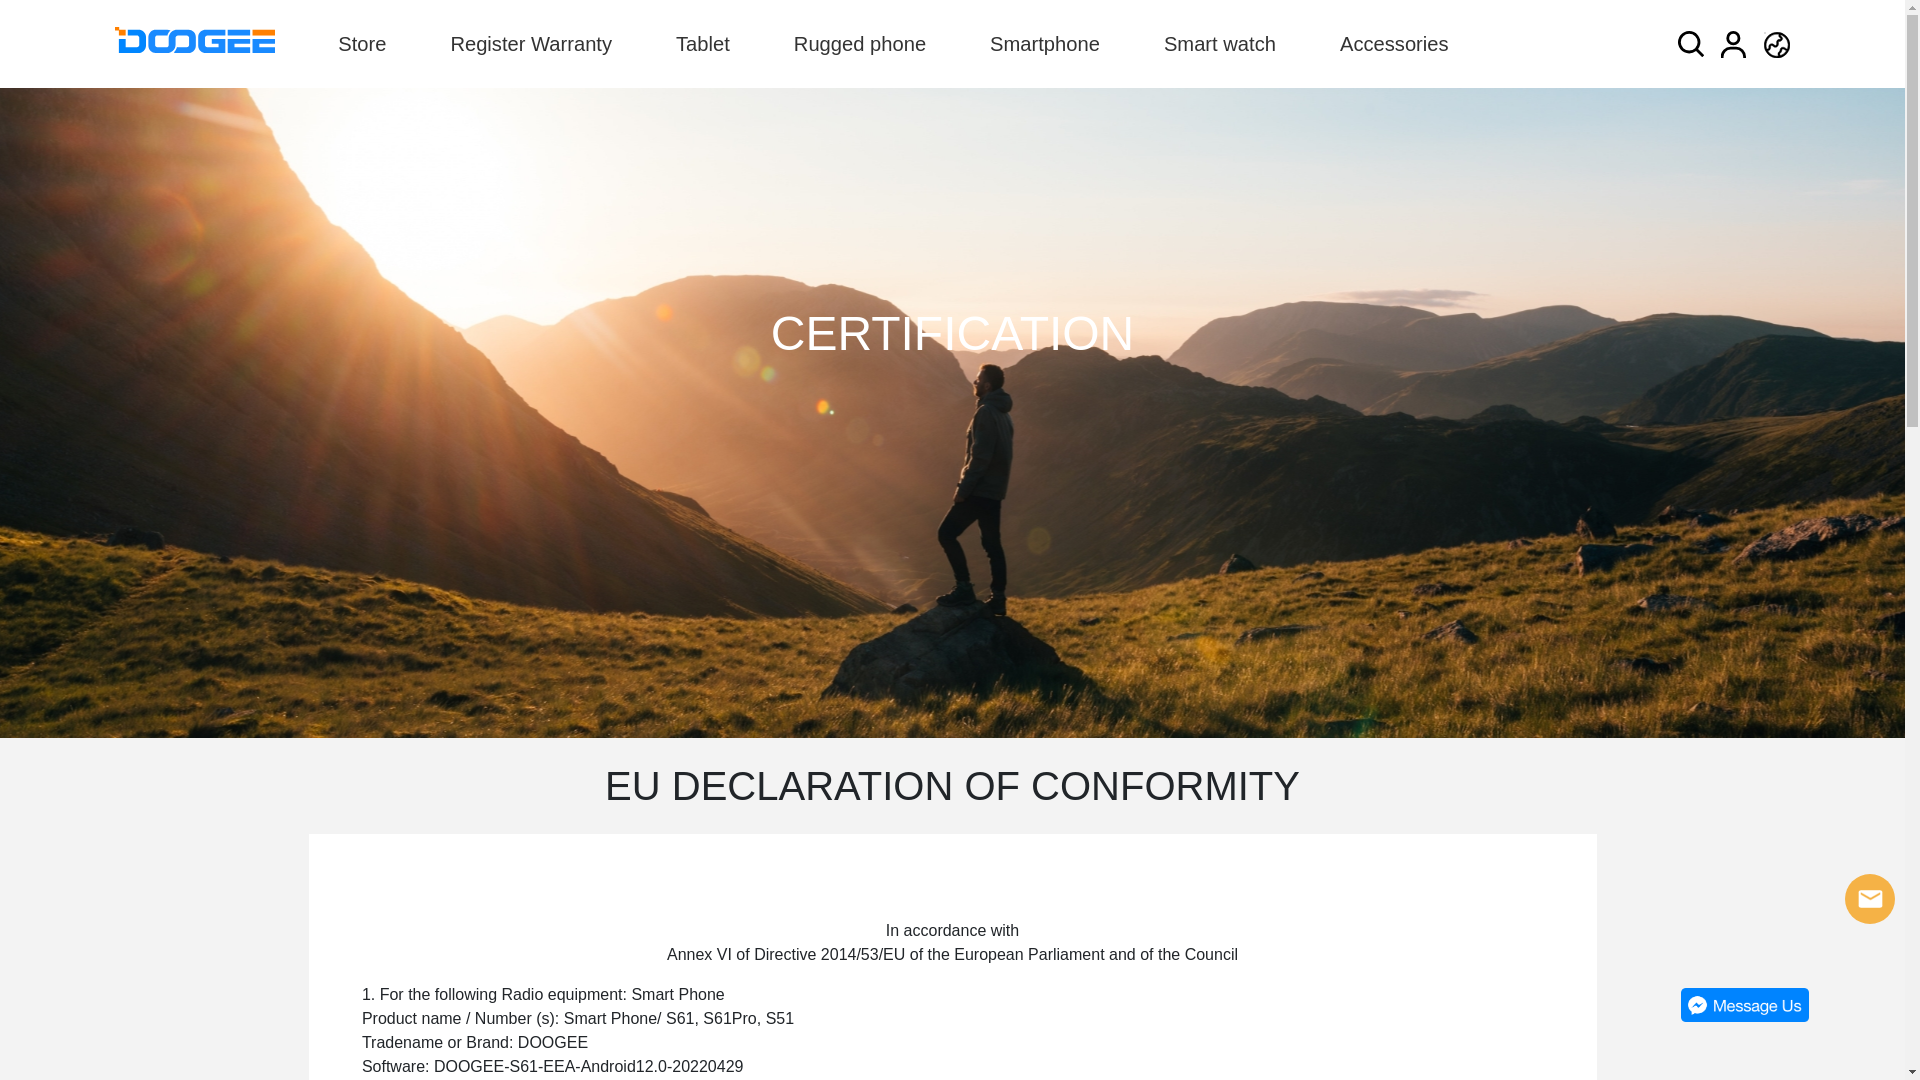 The height and width of the screenshot is (1080, 1920). Describe the element at coordinates (859, 43) in the screenshot. I see `'Rugged phone'` at that location.